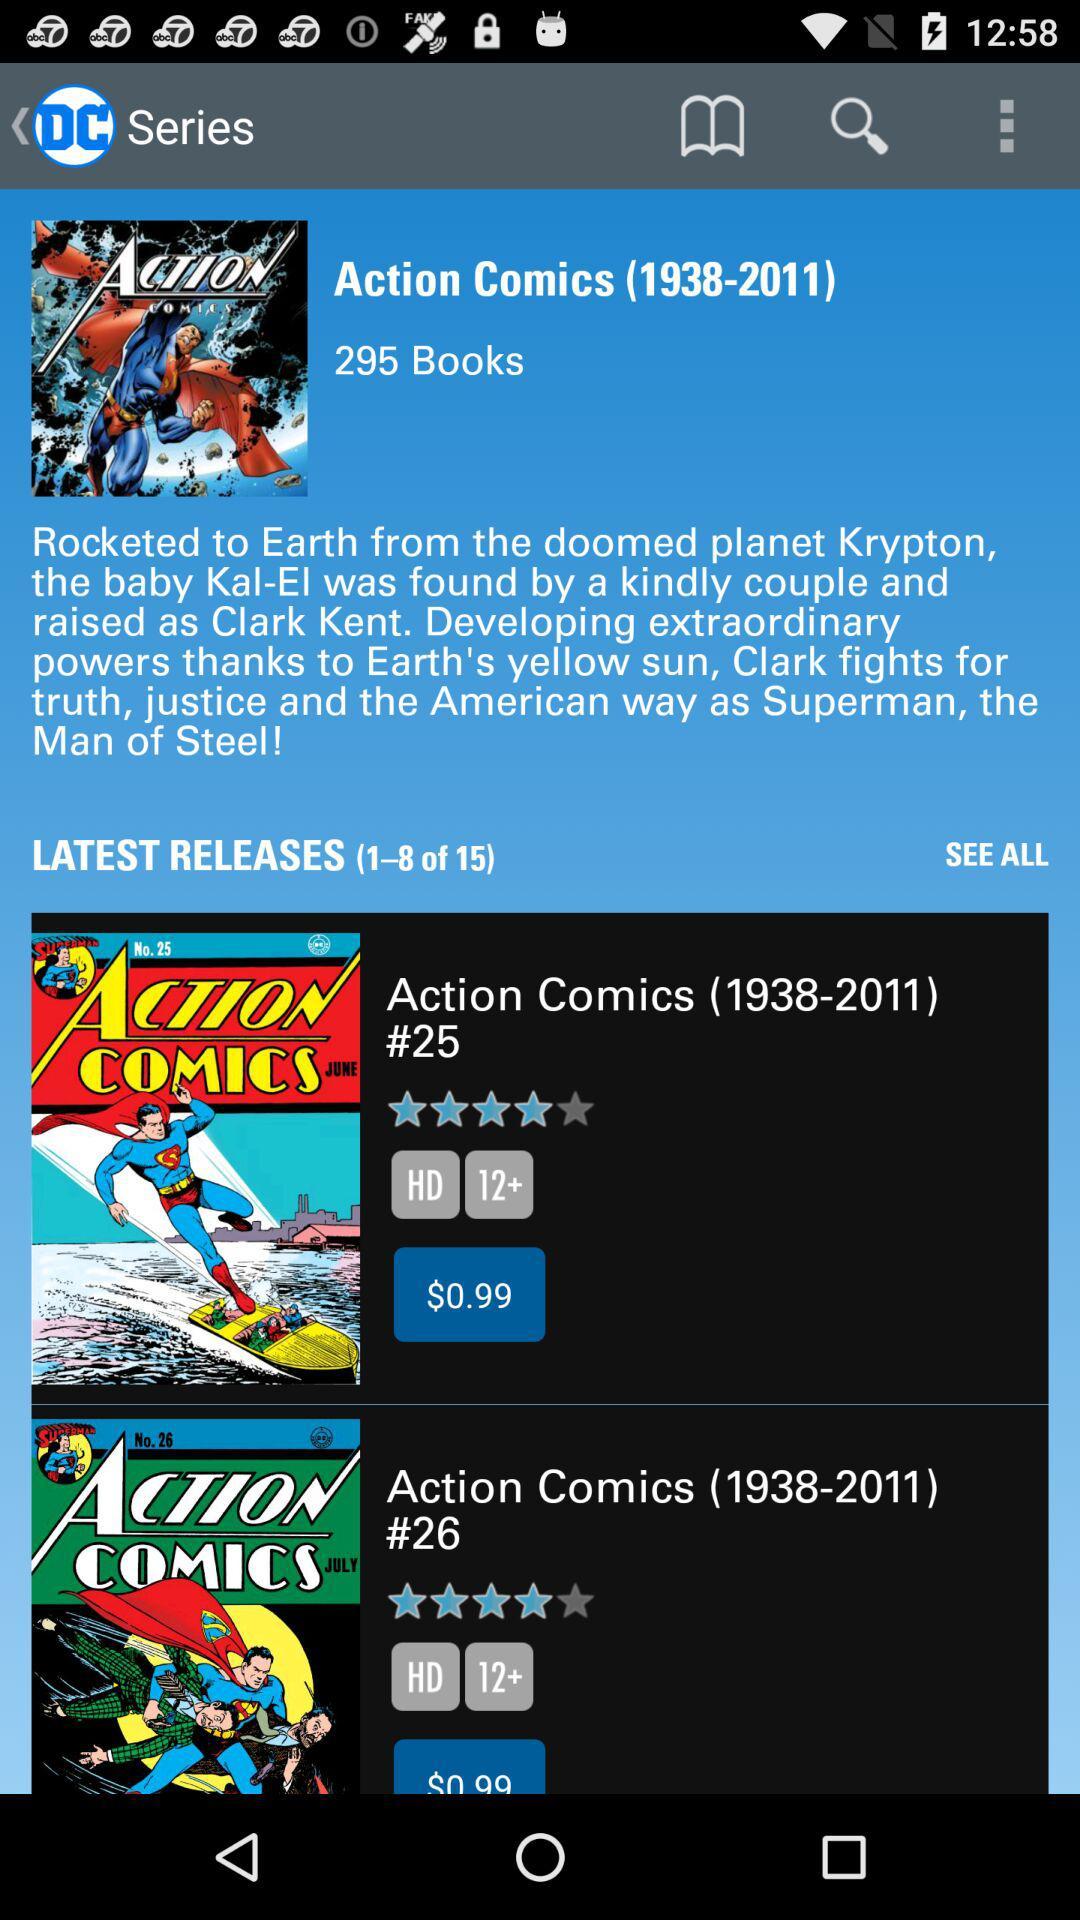 This screenshot has width=1080, height=1920. Describe the element at coordinates (711, 124) in the screenshot. I see `app next to series app` at that location.